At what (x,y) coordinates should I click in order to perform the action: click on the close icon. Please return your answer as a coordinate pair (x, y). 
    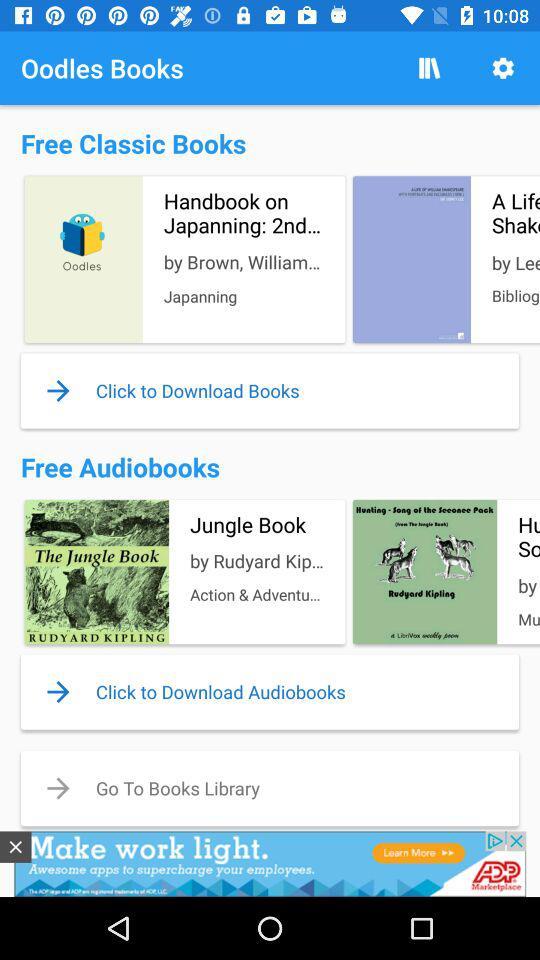
    Looking at the image, I should click on (14, 846).